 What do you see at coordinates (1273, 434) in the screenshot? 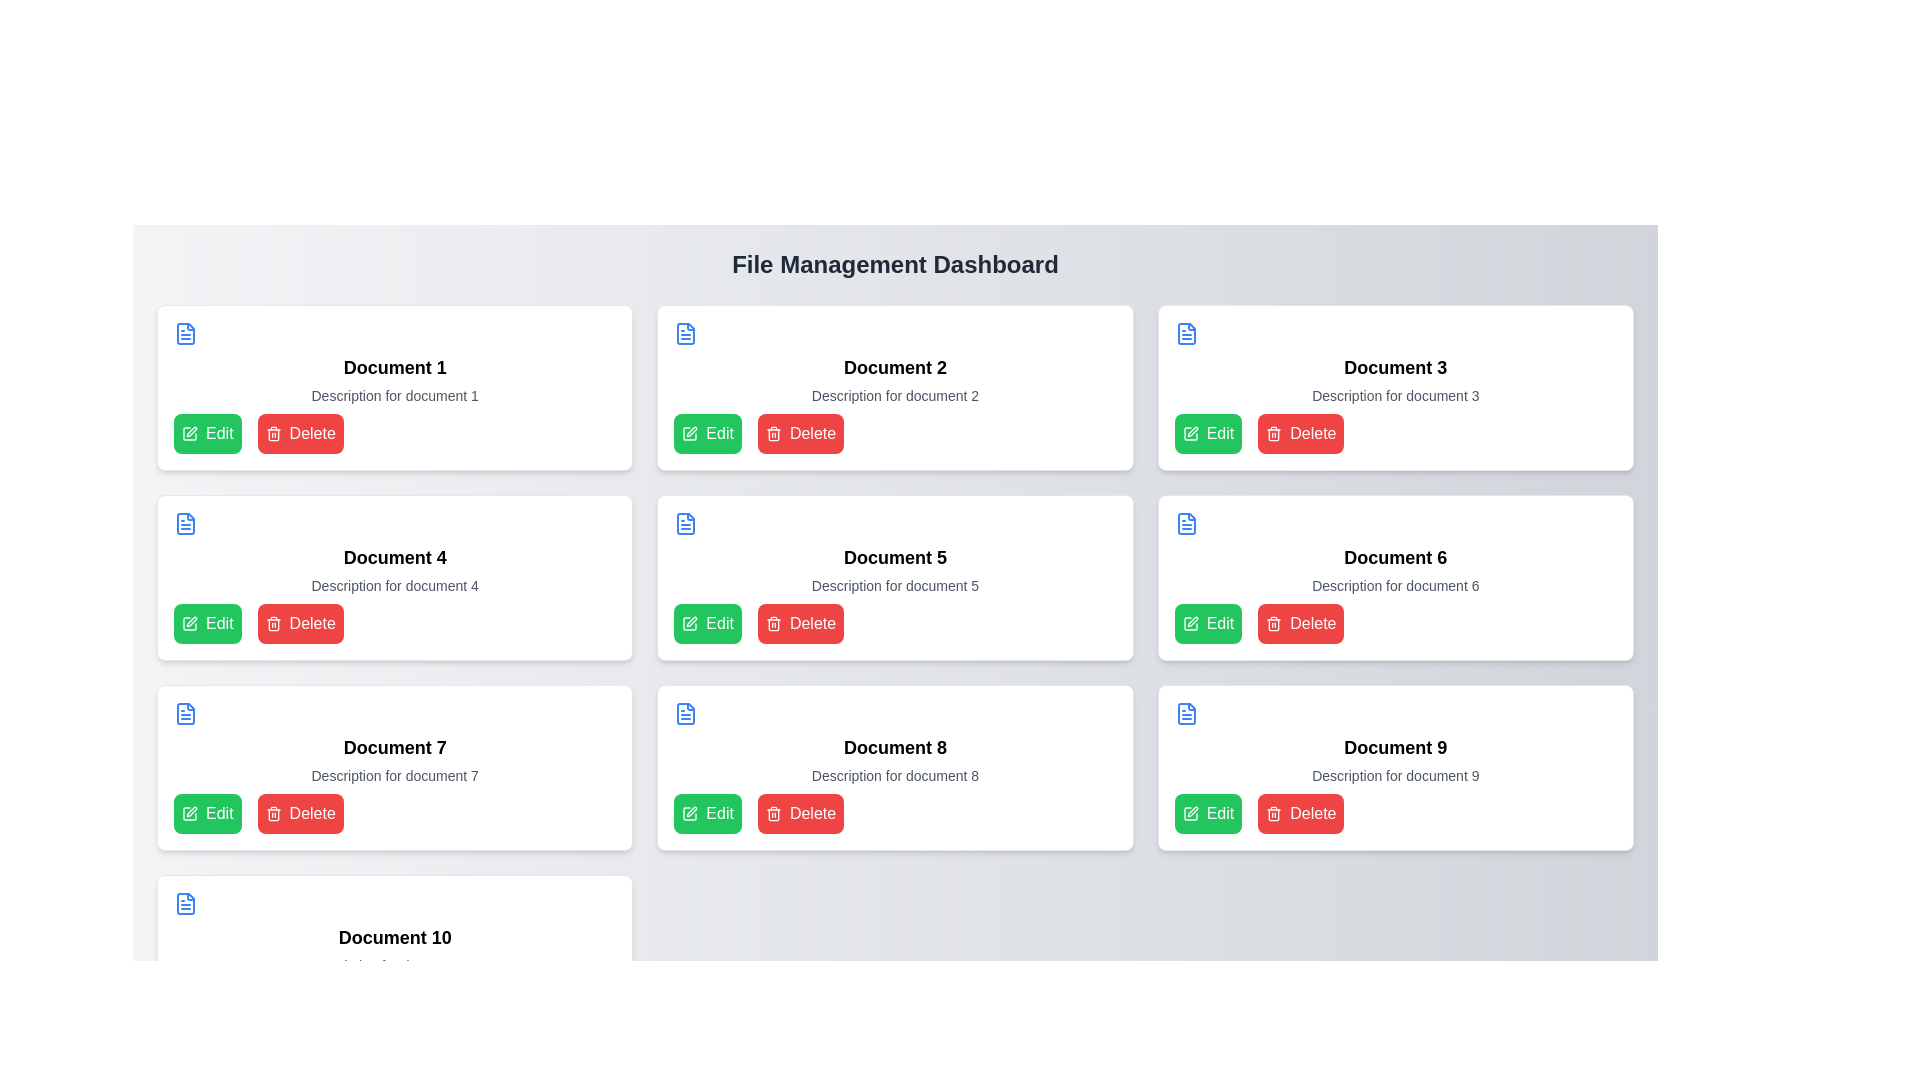
I see `the trash bin icon of the 'Delete' button associated with 'Document 6', which is located in the second row and third column of the layout` at bounding box center [1273, 434].